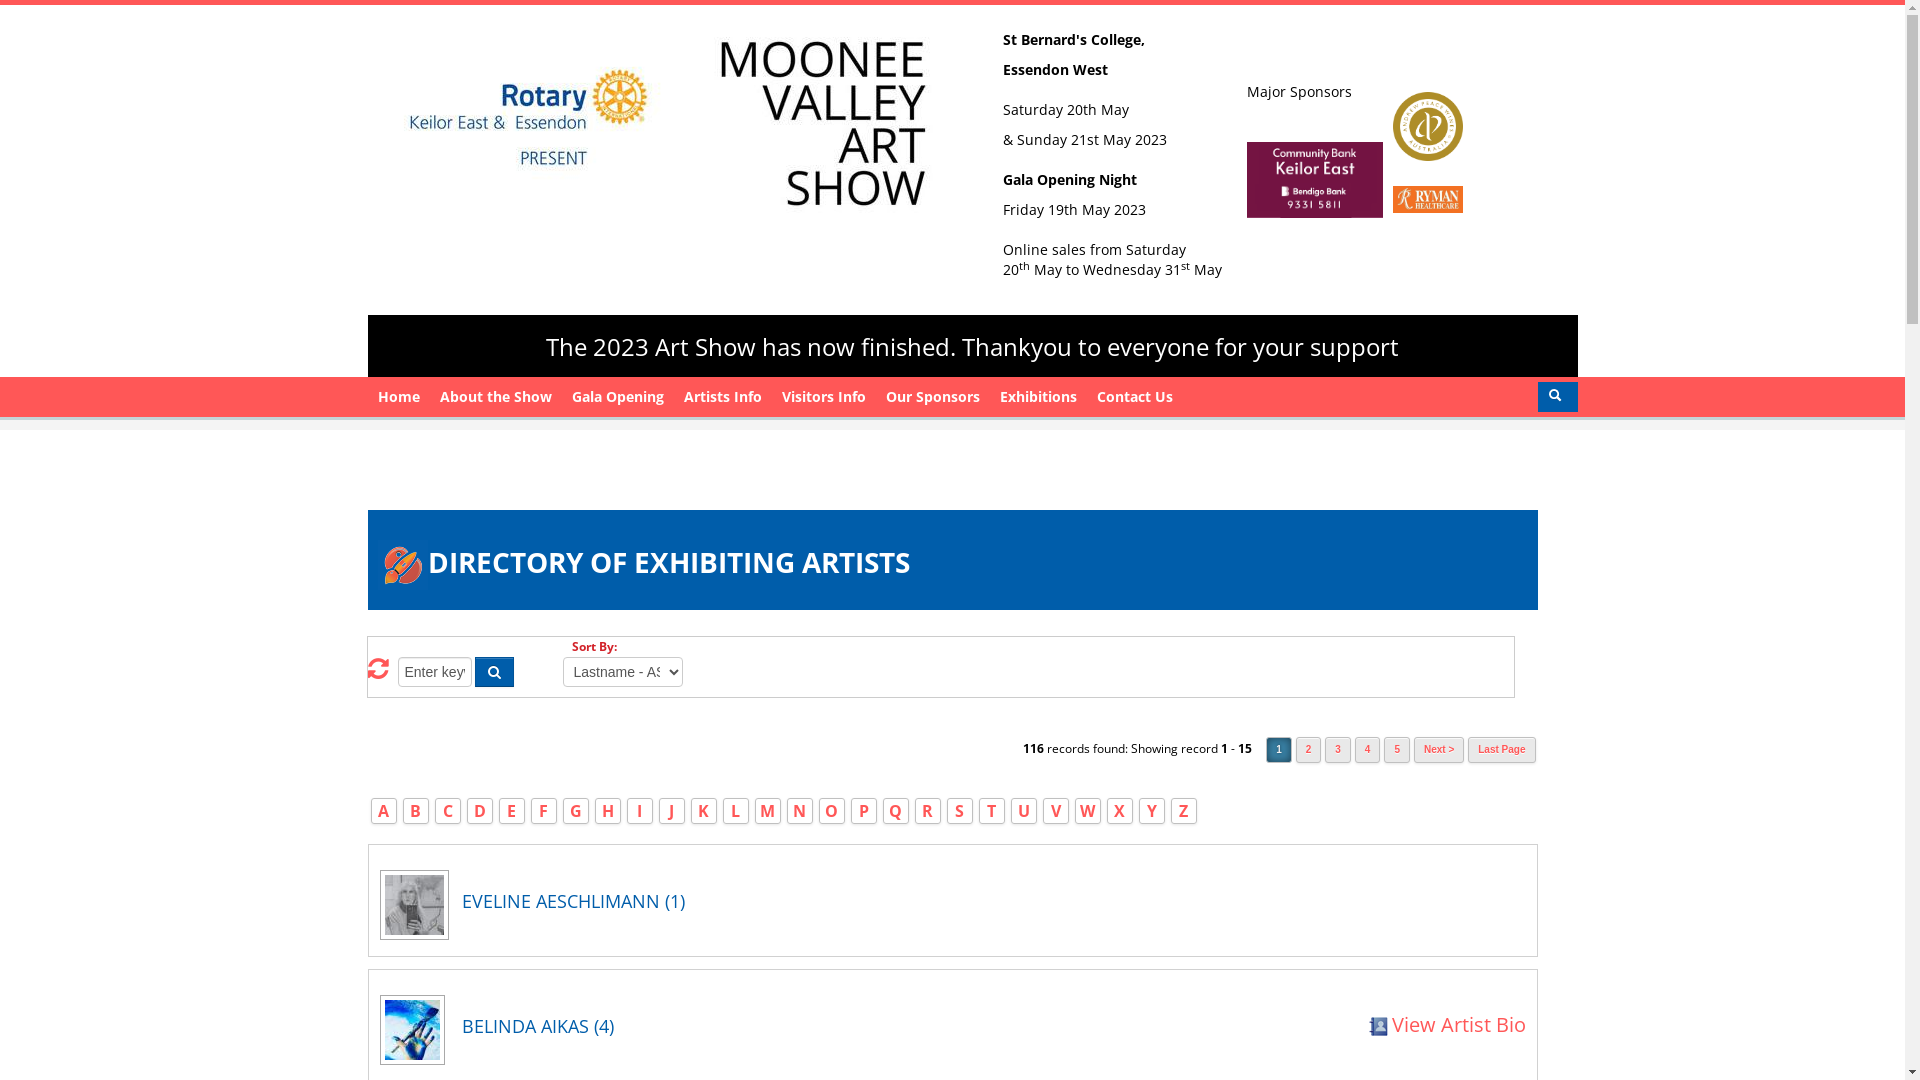  Describe the element at coordinates (543, 810) in the screenshot. I see `'F'` at that location.